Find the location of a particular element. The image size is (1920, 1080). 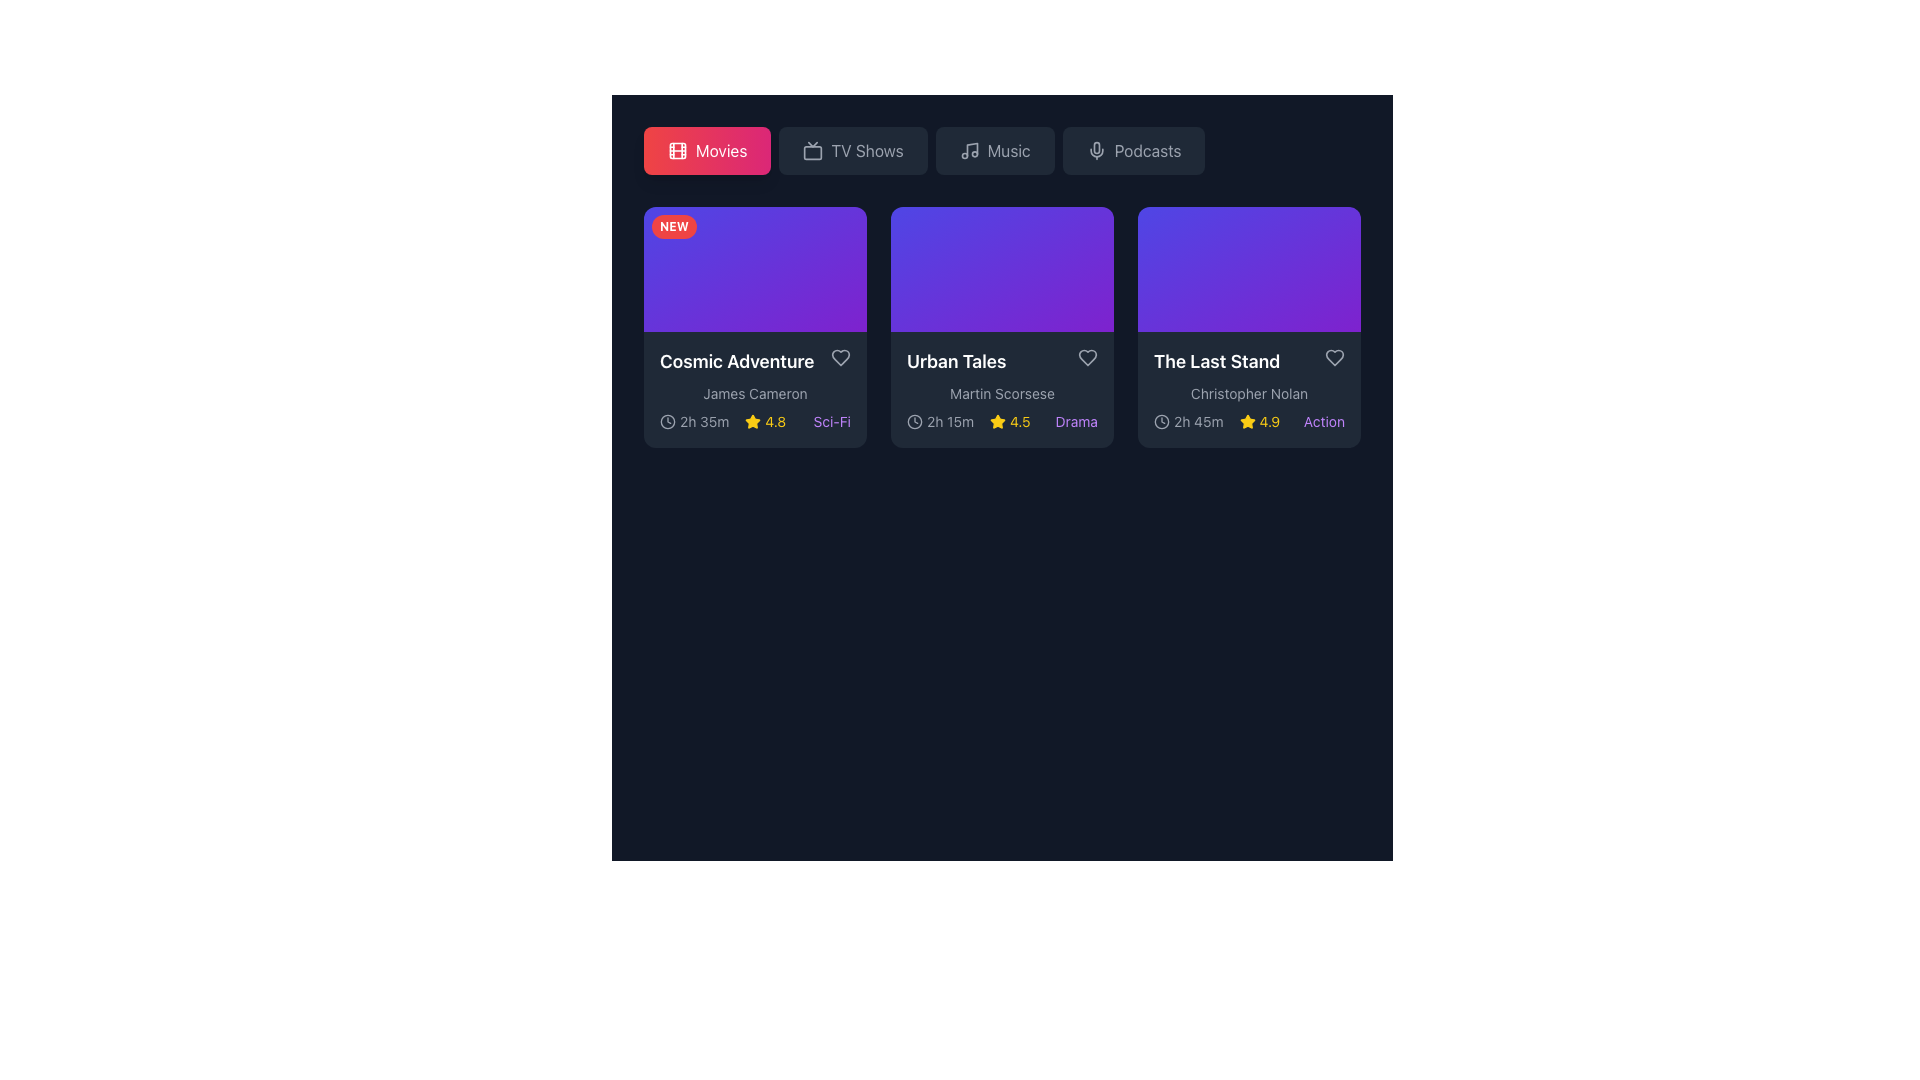

the 'Cosmic Adventure' information card section located at the bottom of the first card under the 'NEW' purple gradient header for more details is located at coordinates (754, 390).